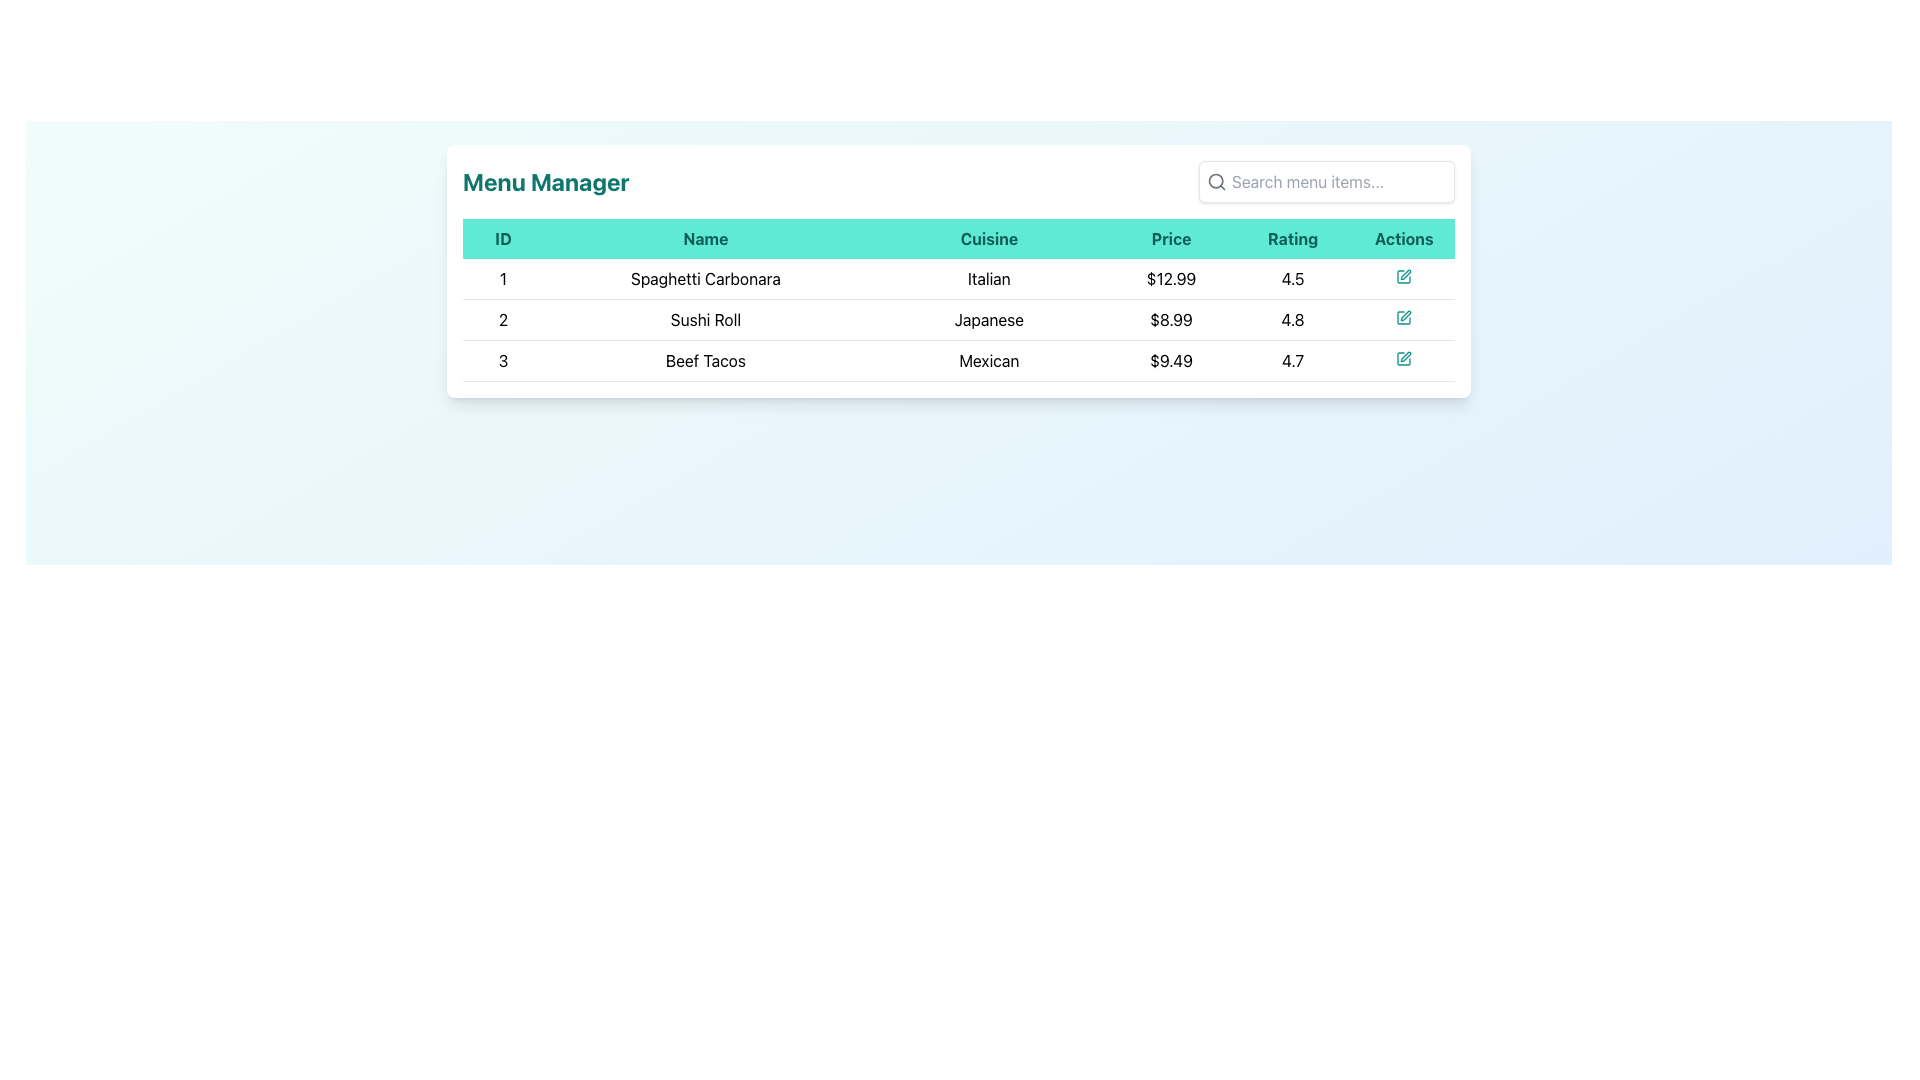 The width and height of the screenshot is (1920, 1080). I want to click on the Text label that represents the type of cuisine in the third row of the table under the 'Cuisine' column, located between 'Beef Tacos' and the price '$9.49', so click(989, 361).